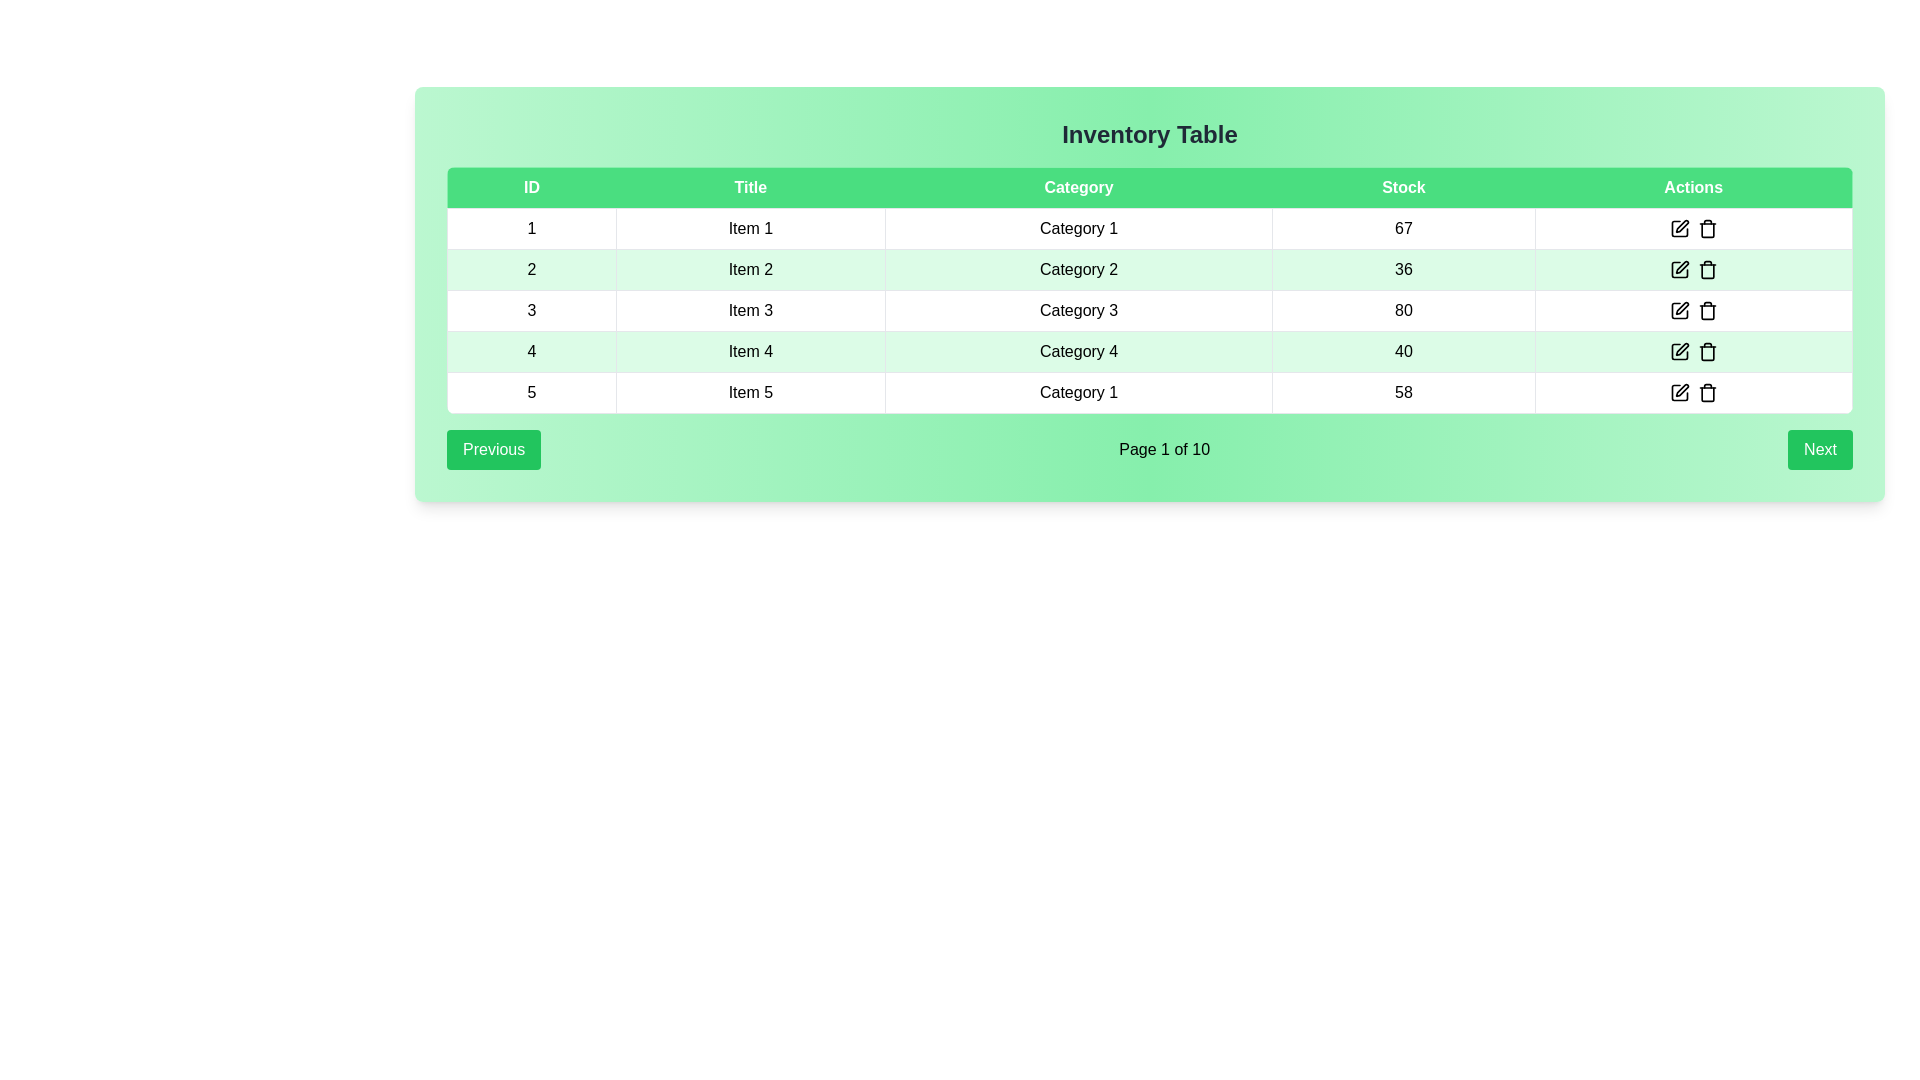 The image size is (1920, 1080). I want to click on the table row labeled 'Item 4', so click(1150, 350).